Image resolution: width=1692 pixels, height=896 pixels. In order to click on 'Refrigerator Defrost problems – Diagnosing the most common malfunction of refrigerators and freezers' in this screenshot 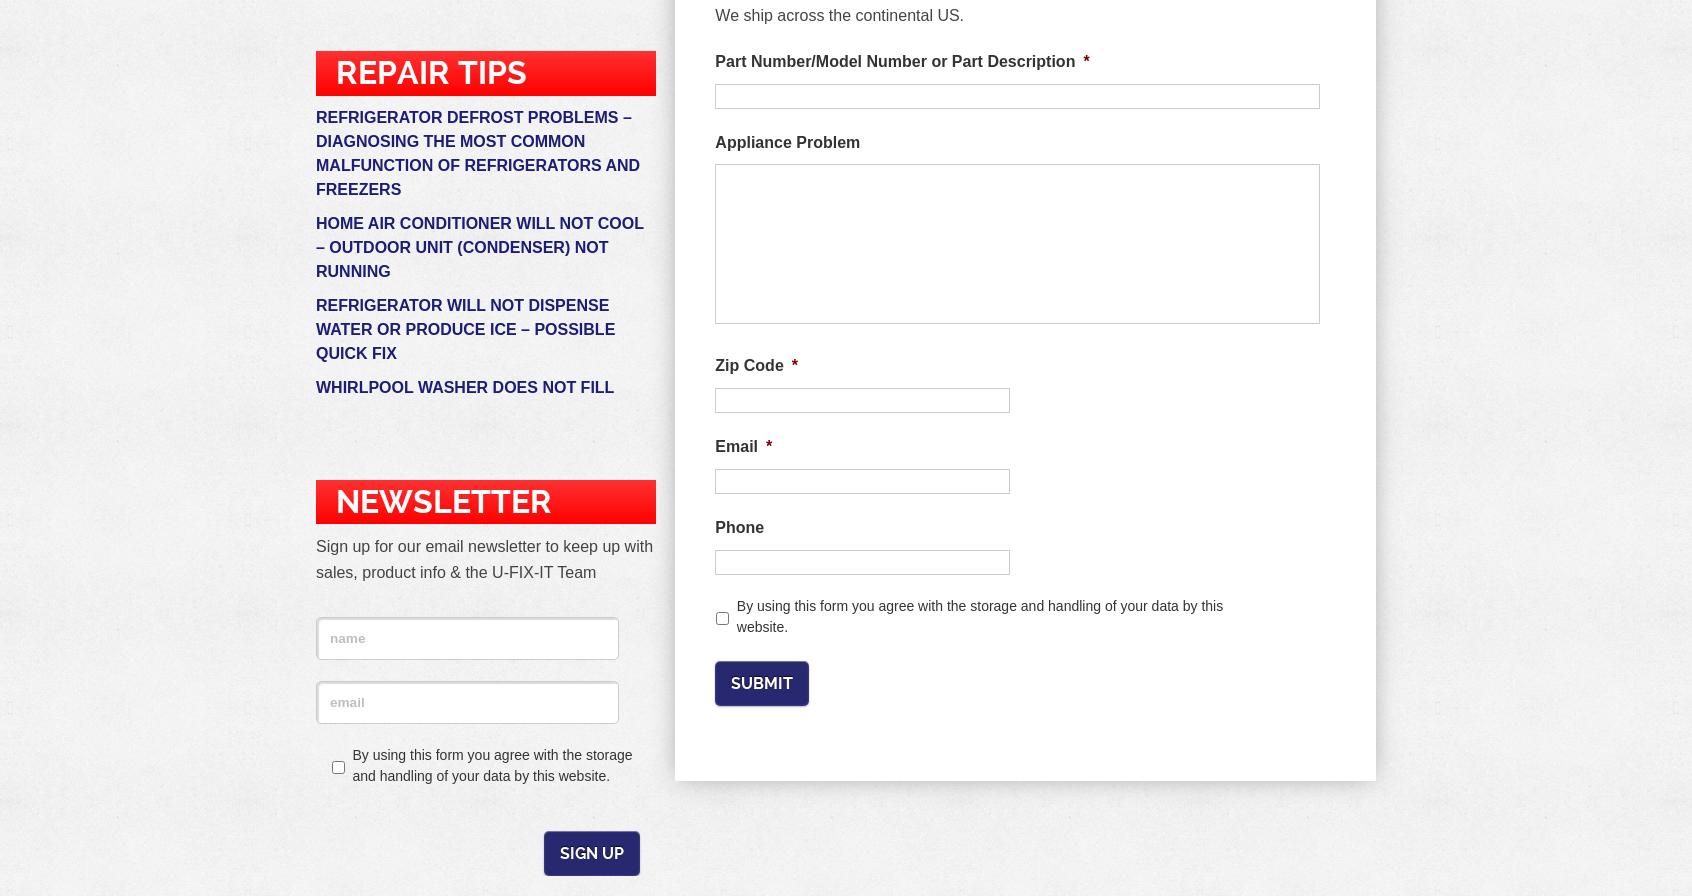, I will do `click(476, 152)`.